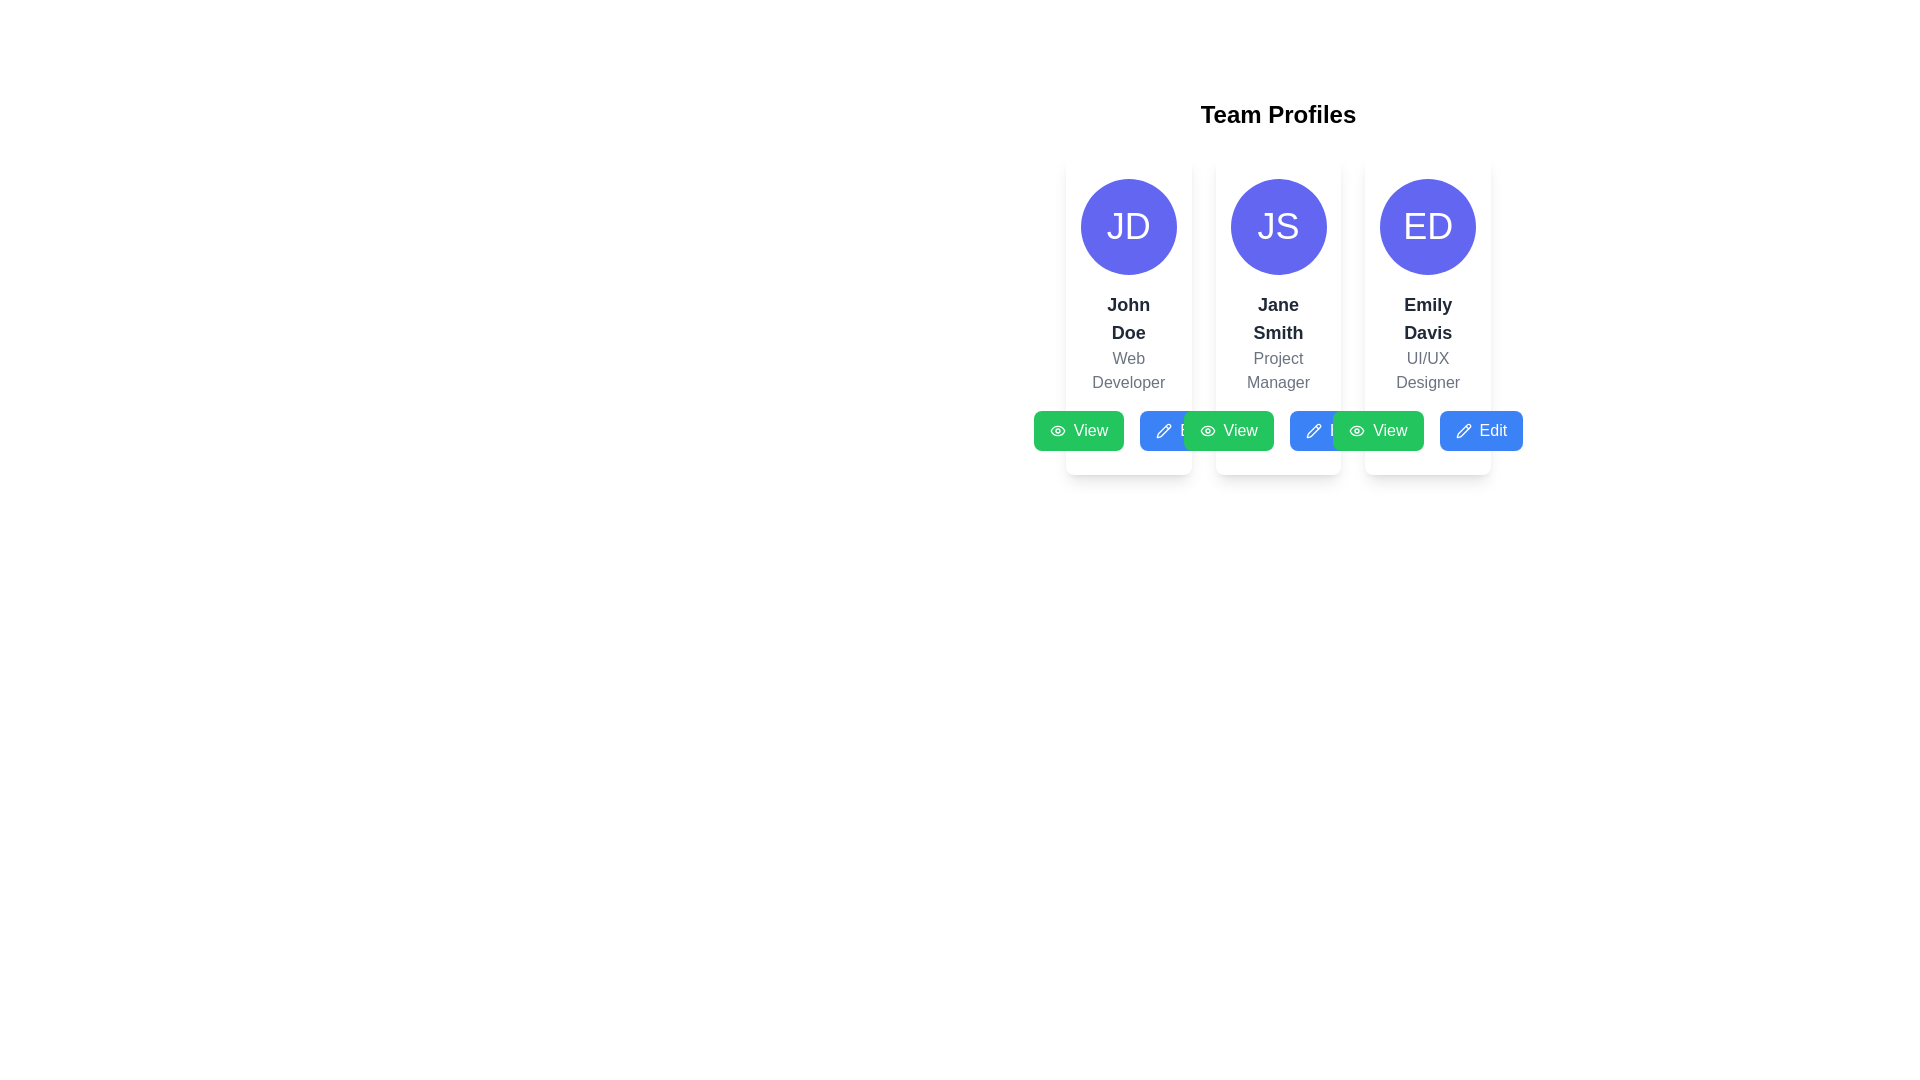 The width and height of the screenshot is (1920, 1080). I want to click on the pencil icon, which is filled with blue color and located to the left of the 'Edit' label in the rightmost button under the profile card for 'Emily Davis', so click(1463, 430).